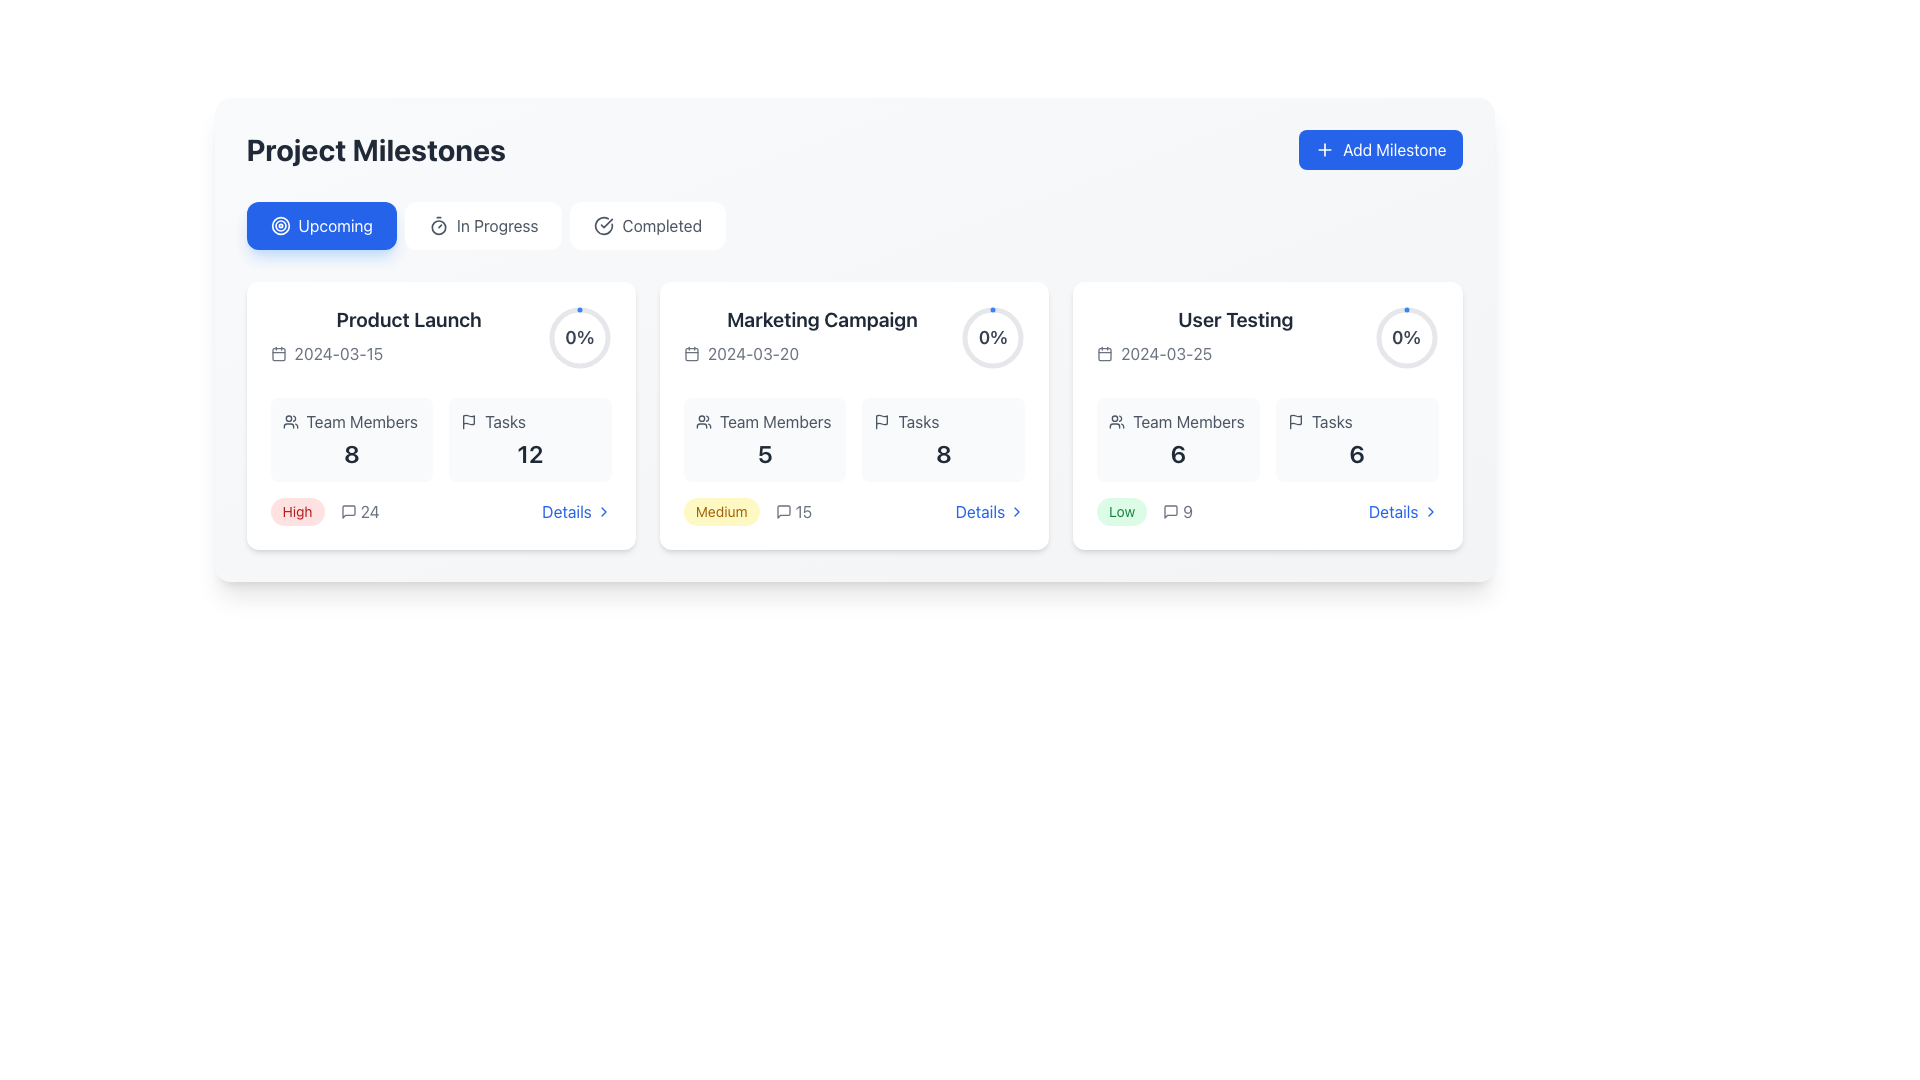 The height and width of the screenshot is (1080, 1920). Describe the element at coordinates (351, 420) in the screenshot. I see `the displayed text 'Team Members' and the associated user icon in the 'Product Launch' section, which is located to the left of the 'Tasks' label` at that location.